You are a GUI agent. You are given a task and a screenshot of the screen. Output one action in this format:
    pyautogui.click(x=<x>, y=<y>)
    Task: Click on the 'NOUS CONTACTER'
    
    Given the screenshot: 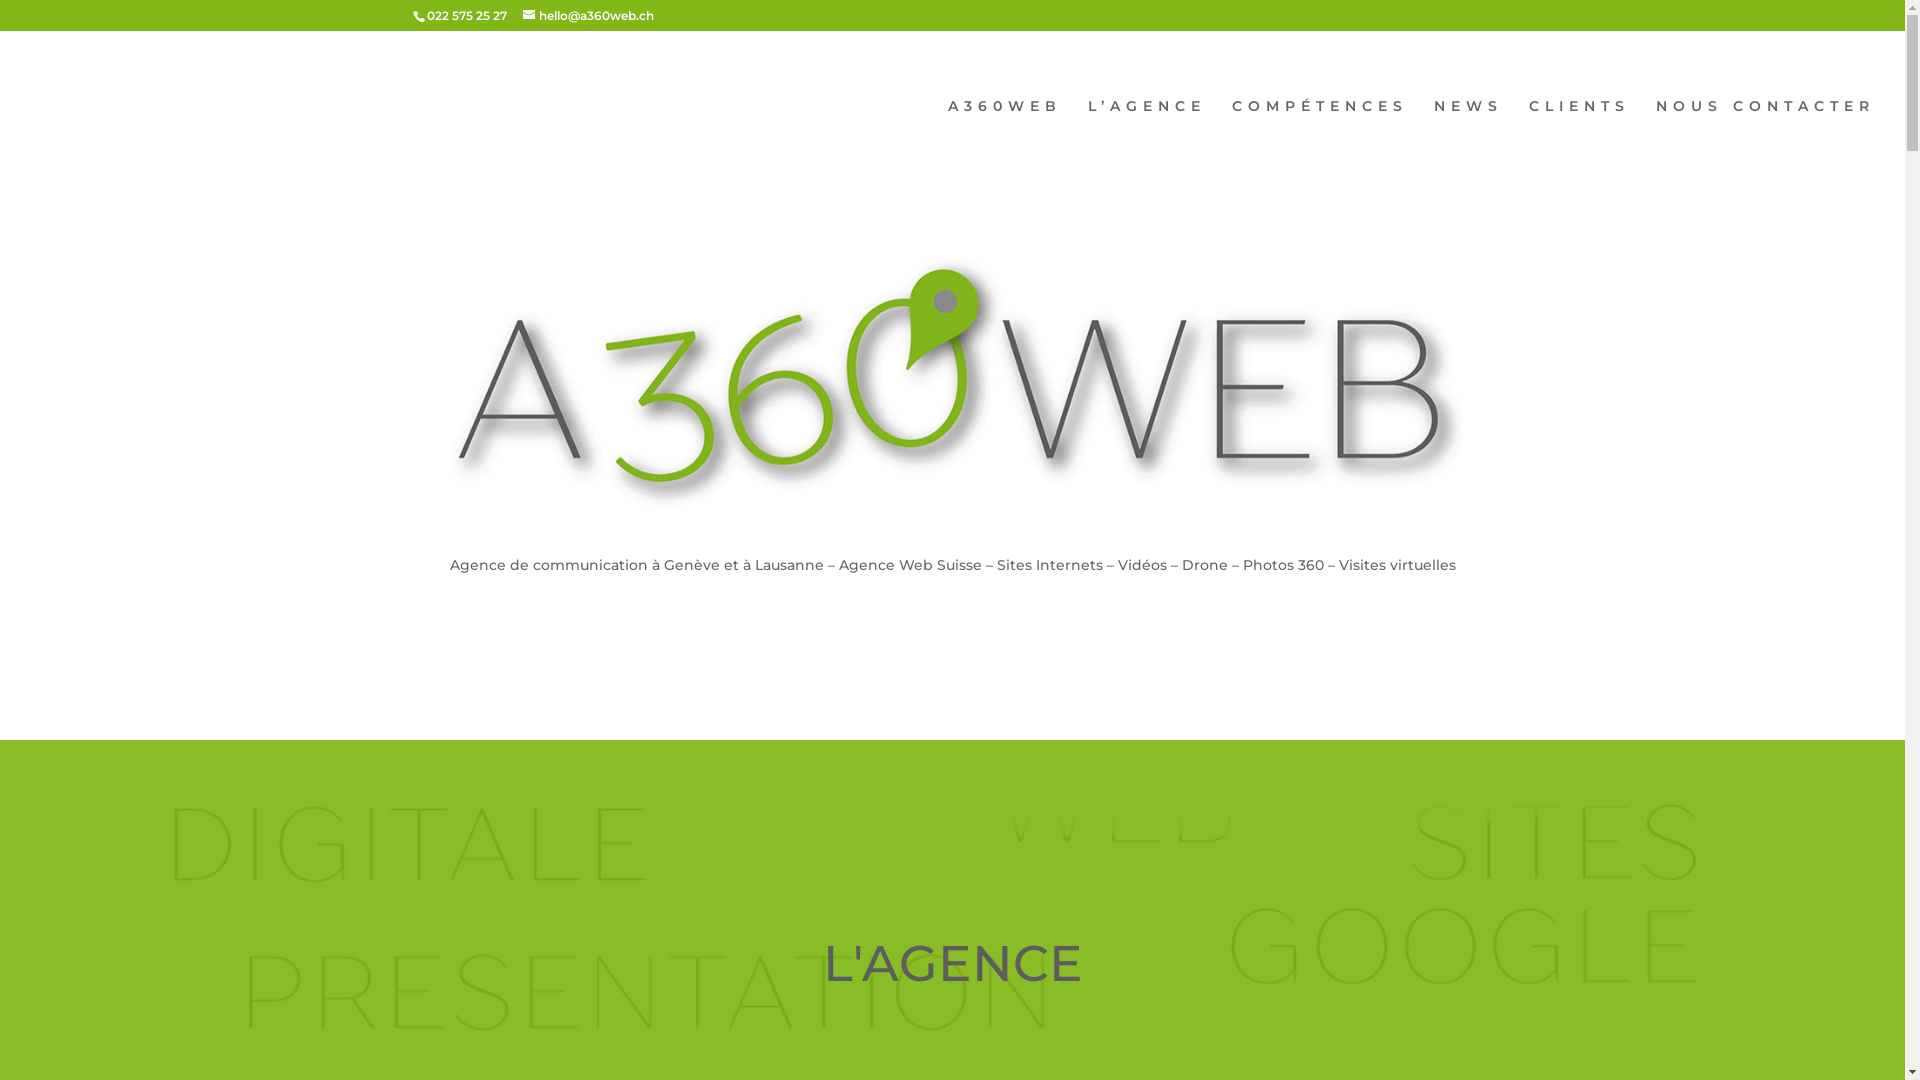 What is the action you would take?
    pyautogui.click(x=1765, y=138)
    